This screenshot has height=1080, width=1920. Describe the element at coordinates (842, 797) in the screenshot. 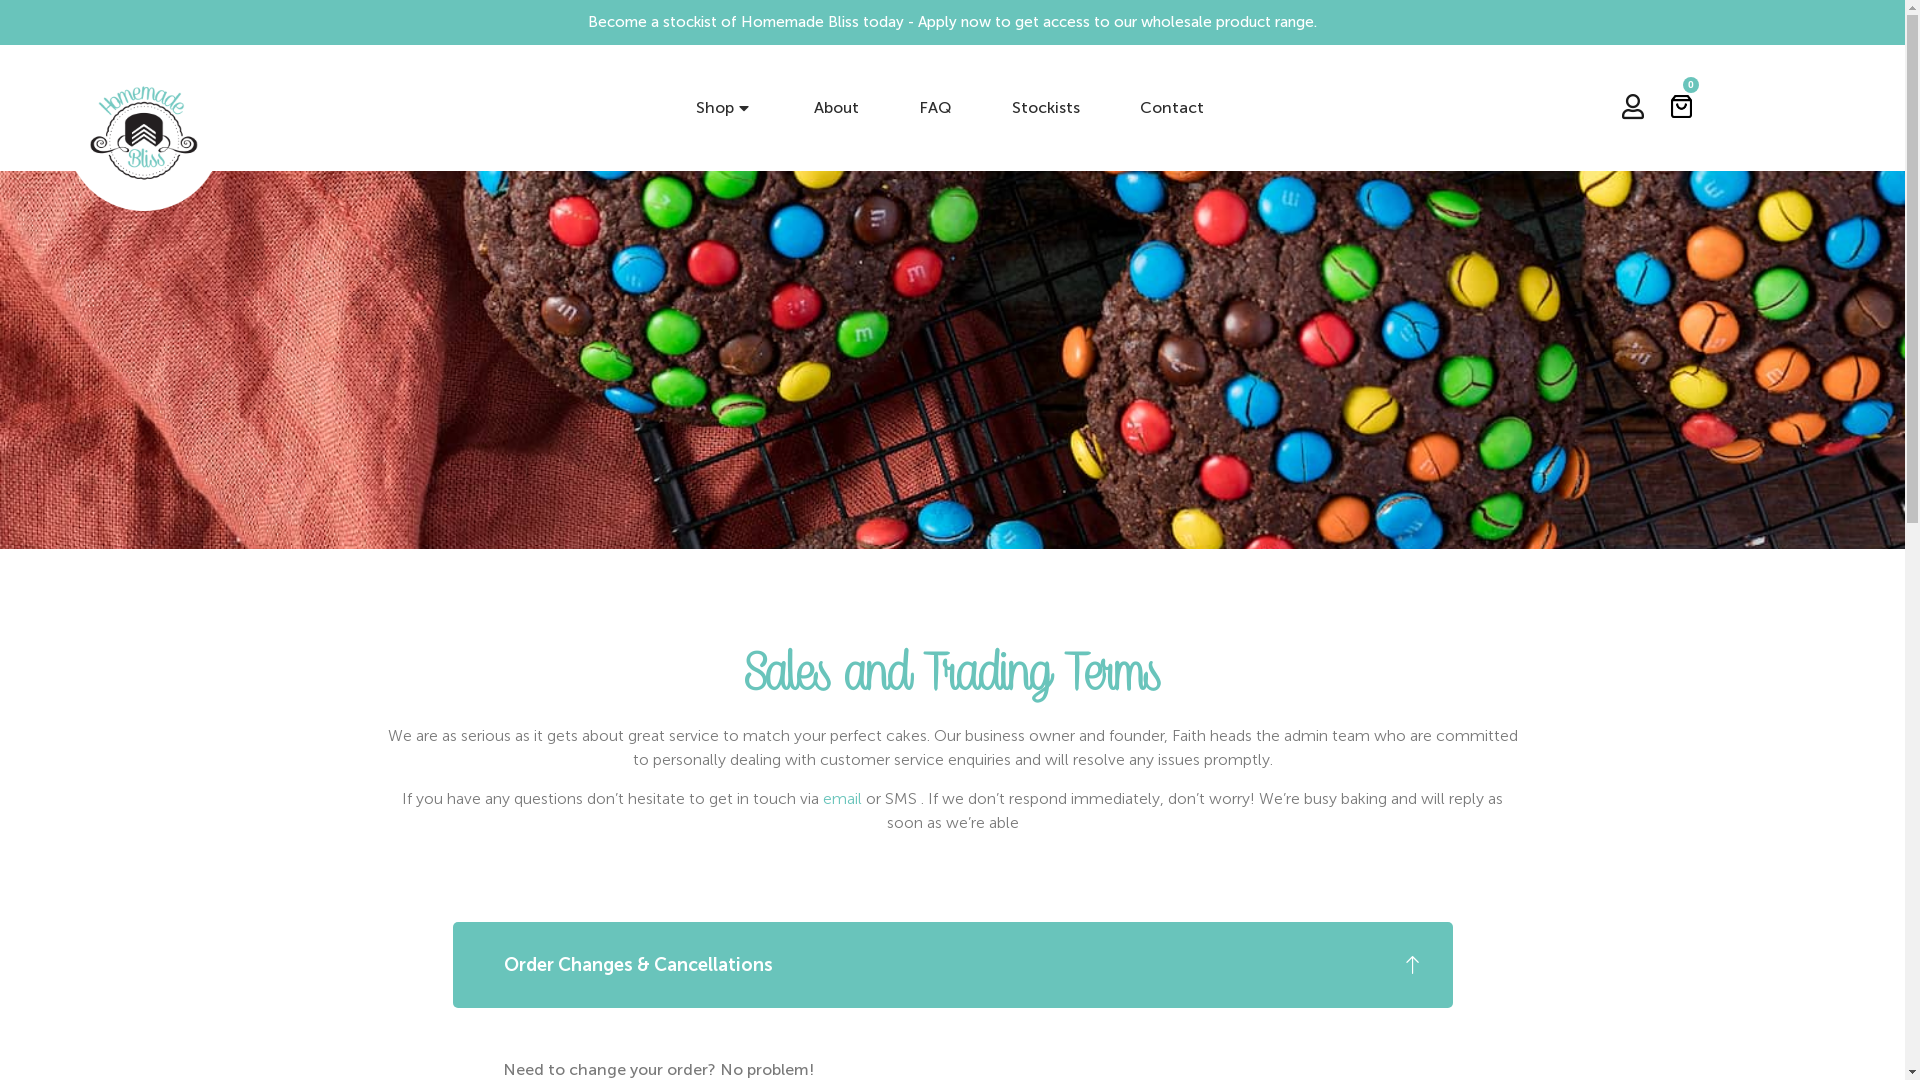

I see `'email'` at that location.